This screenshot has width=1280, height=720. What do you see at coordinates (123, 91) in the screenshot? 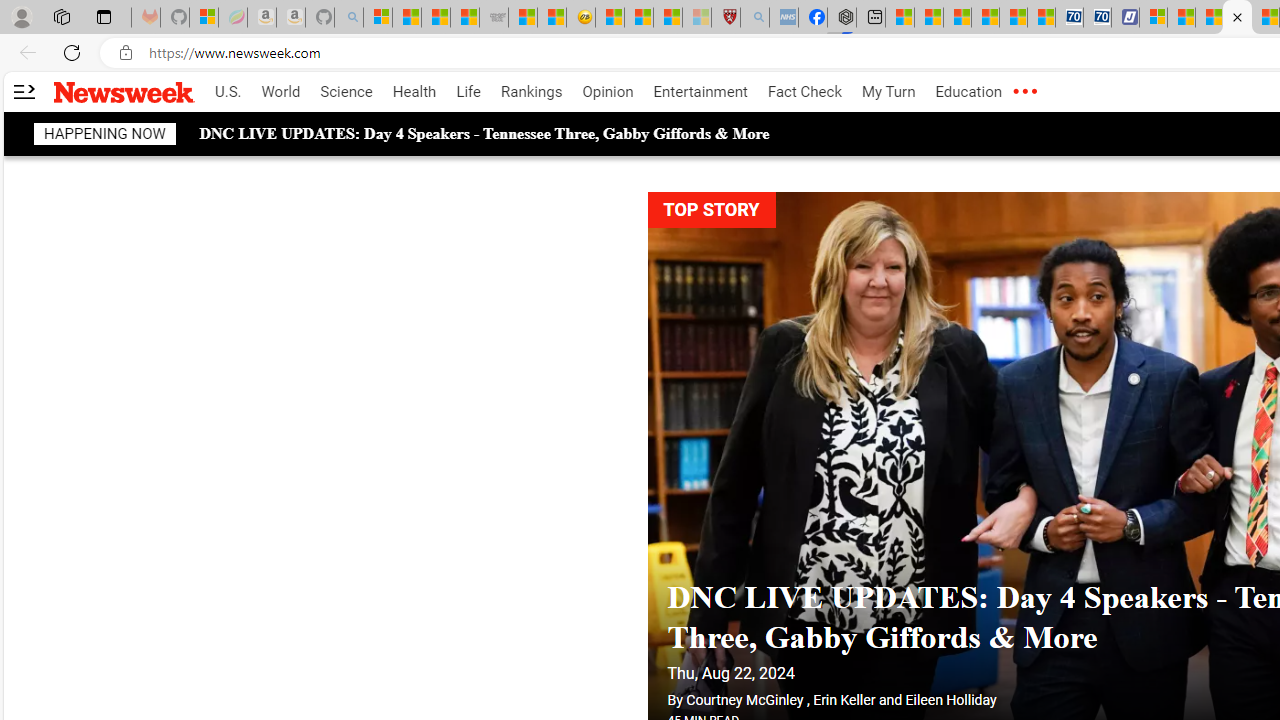
I see `'Newsweek logo'` at bounding box center [123, 91].